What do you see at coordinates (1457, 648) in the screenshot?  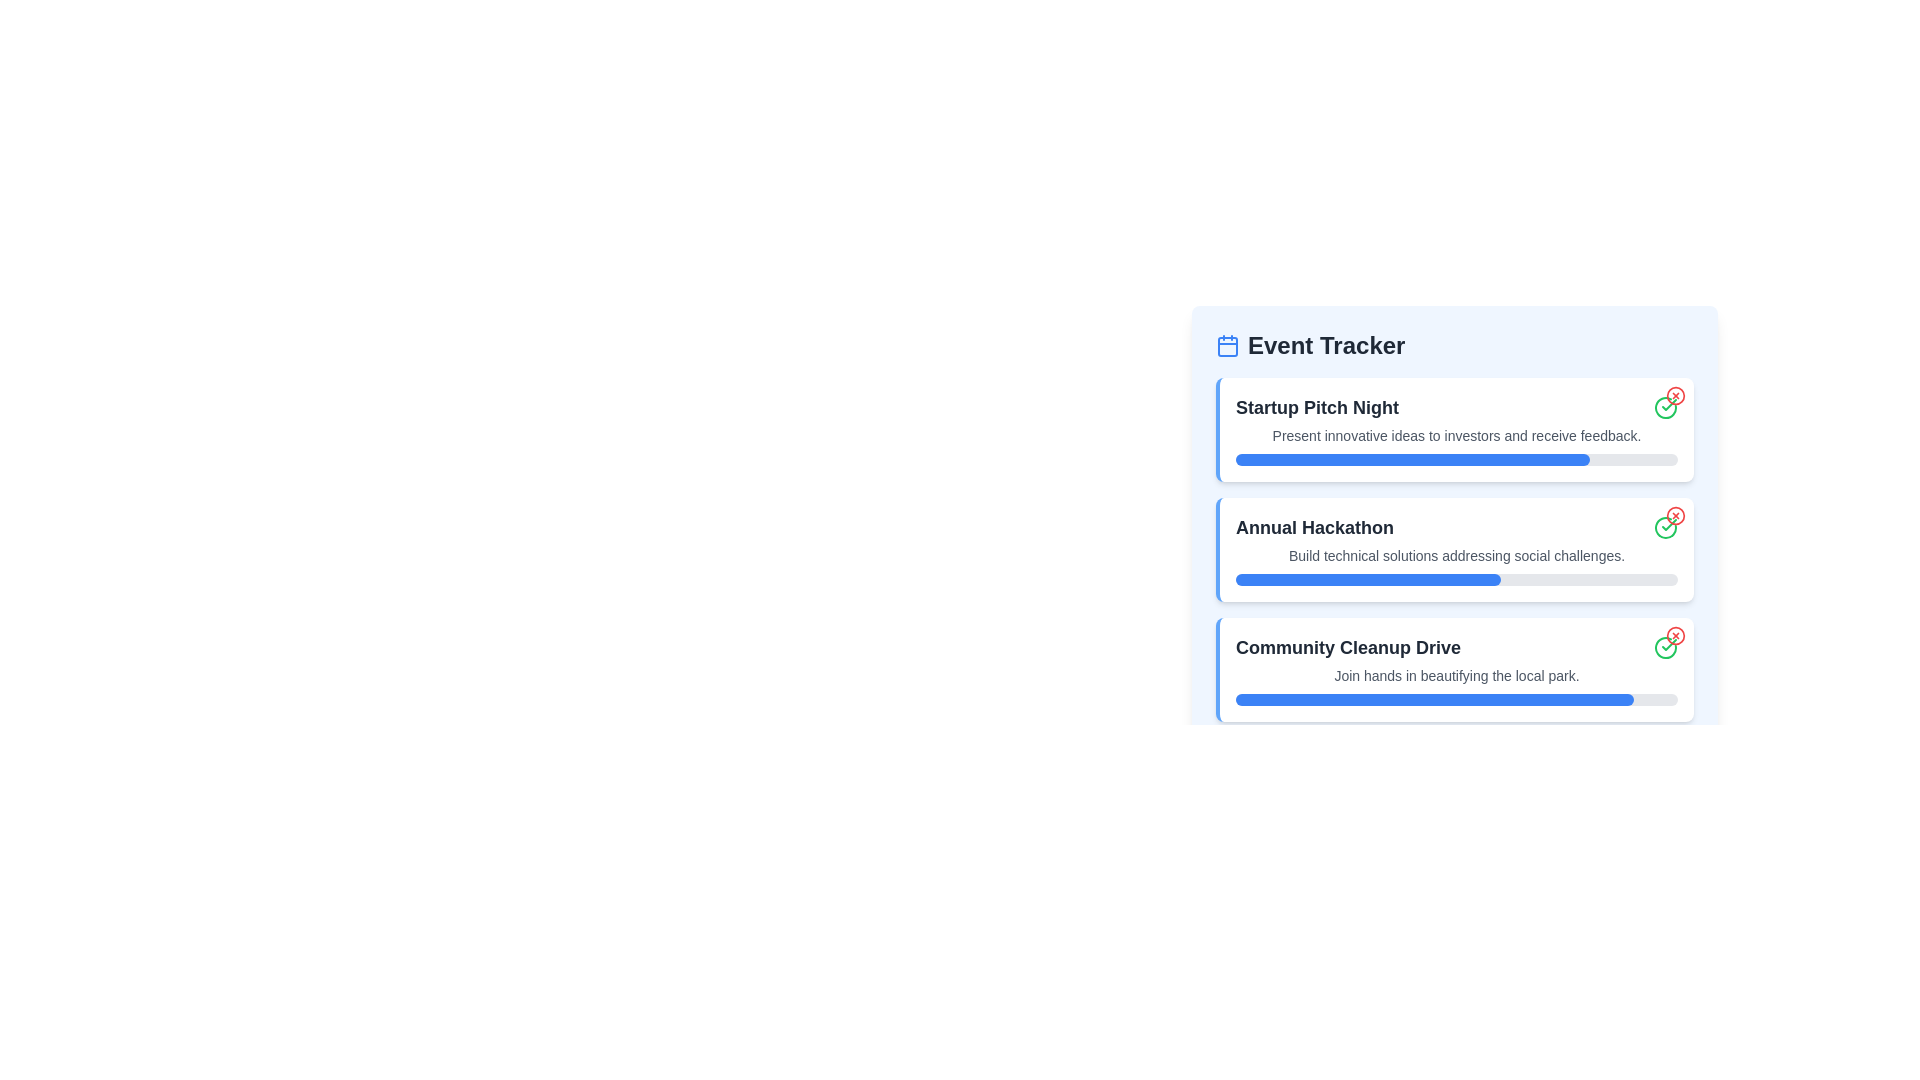 I see `the text label indicating the title 'Community Cleanup Drive' at the top of the section` at bounding box center [1457, 648].